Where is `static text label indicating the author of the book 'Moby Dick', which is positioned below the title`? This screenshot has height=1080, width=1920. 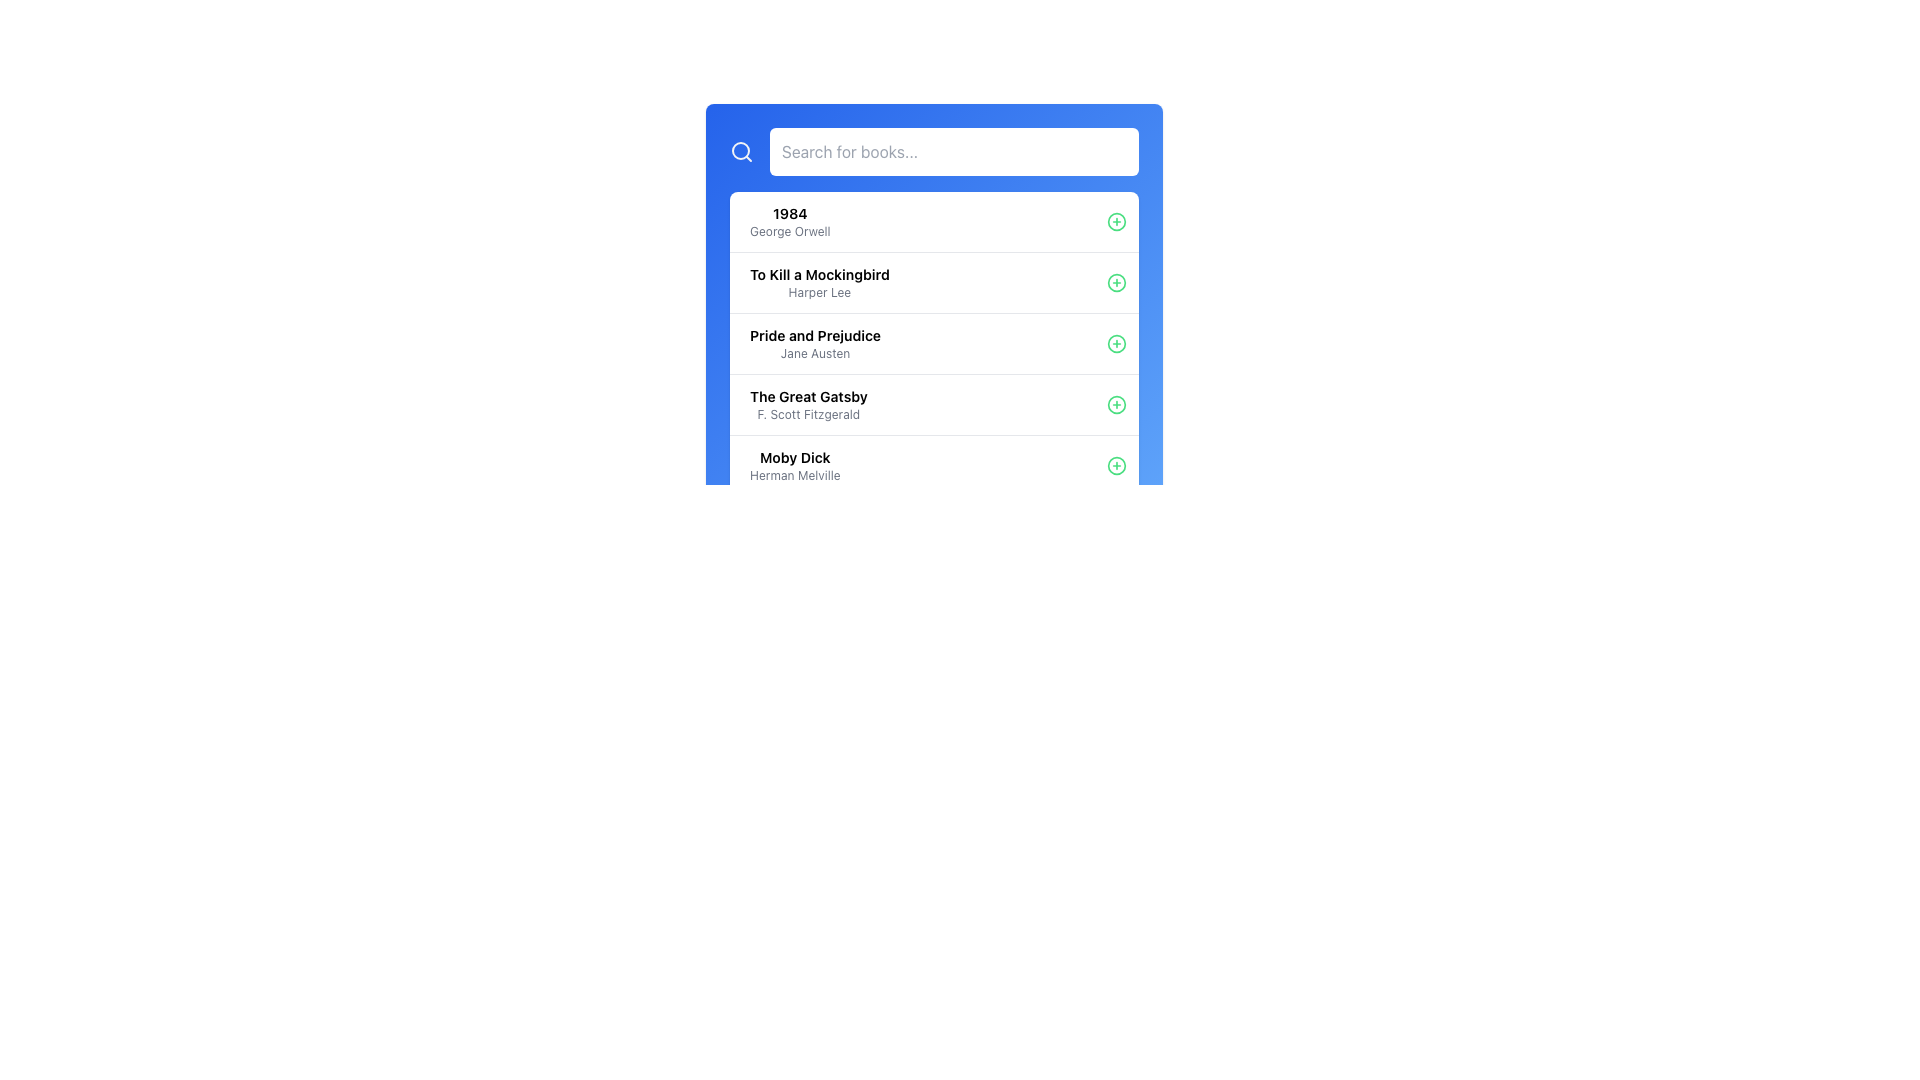
static text label indicating the author of the book 'Moby Dick', which is positioned below the title is located at coordinates (794, 475).